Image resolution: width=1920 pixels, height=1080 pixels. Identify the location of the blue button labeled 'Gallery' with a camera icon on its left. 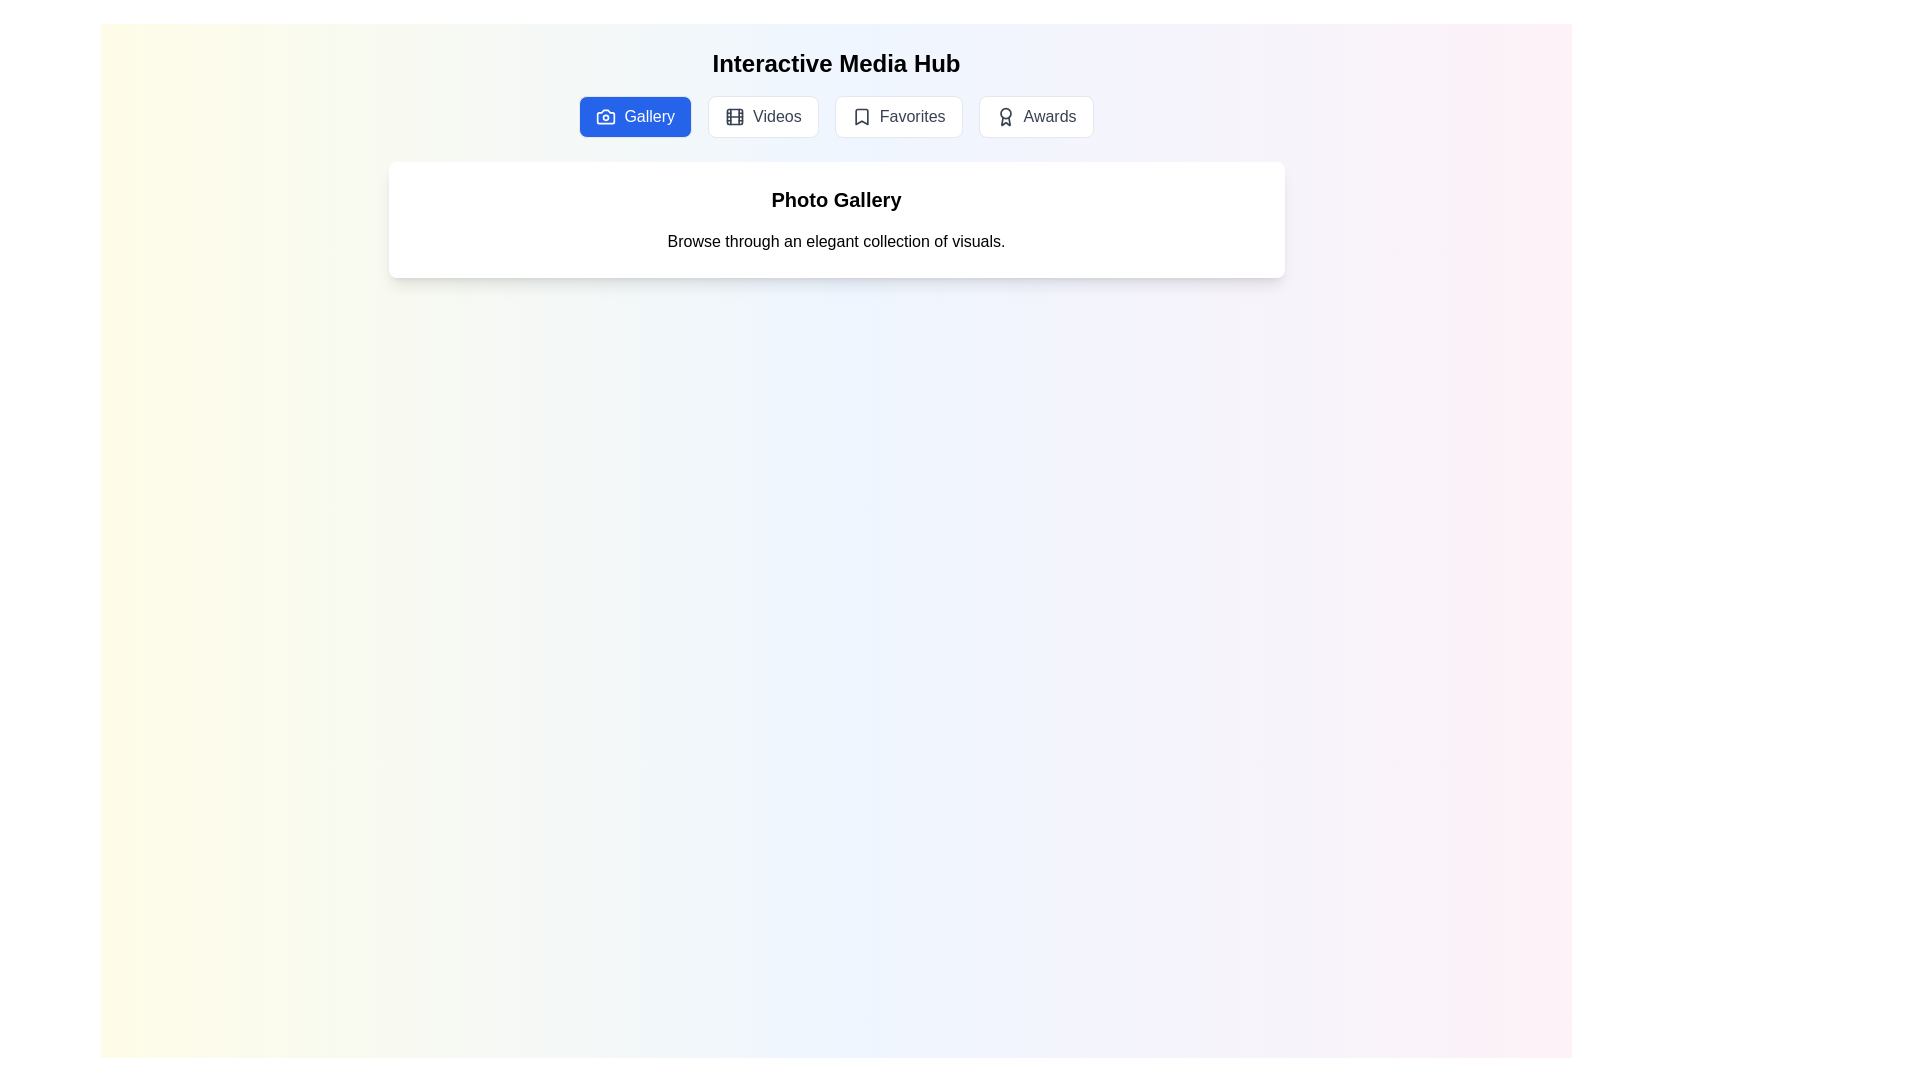
(634, 116).